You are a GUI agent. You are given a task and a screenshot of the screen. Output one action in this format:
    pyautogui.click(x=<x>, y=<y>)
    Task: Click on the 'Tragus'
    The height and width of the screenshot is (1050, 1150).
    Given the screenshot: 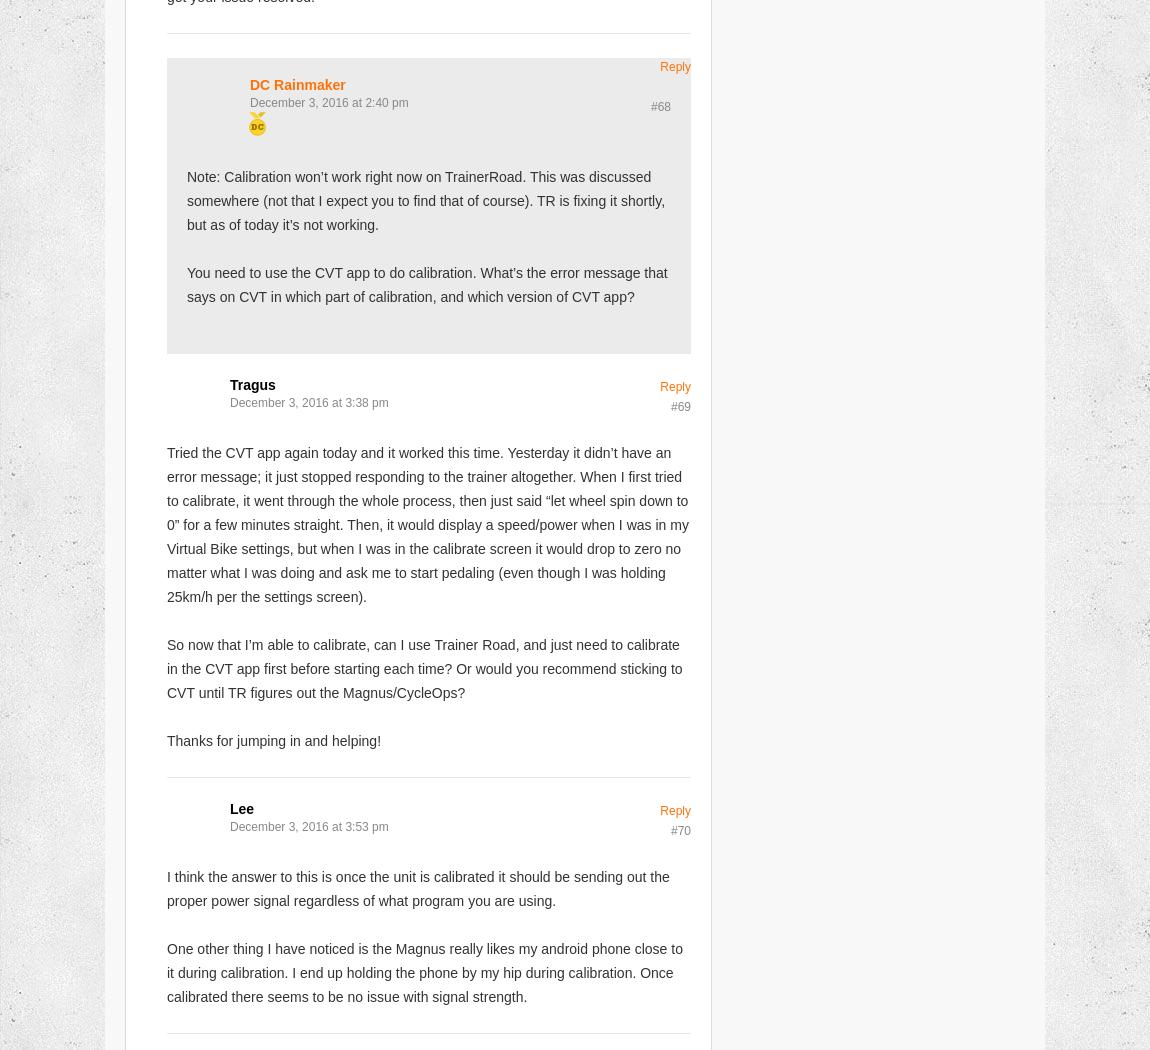 What is the action you would take?
    pyautogui.click(x=229, y=383)
    